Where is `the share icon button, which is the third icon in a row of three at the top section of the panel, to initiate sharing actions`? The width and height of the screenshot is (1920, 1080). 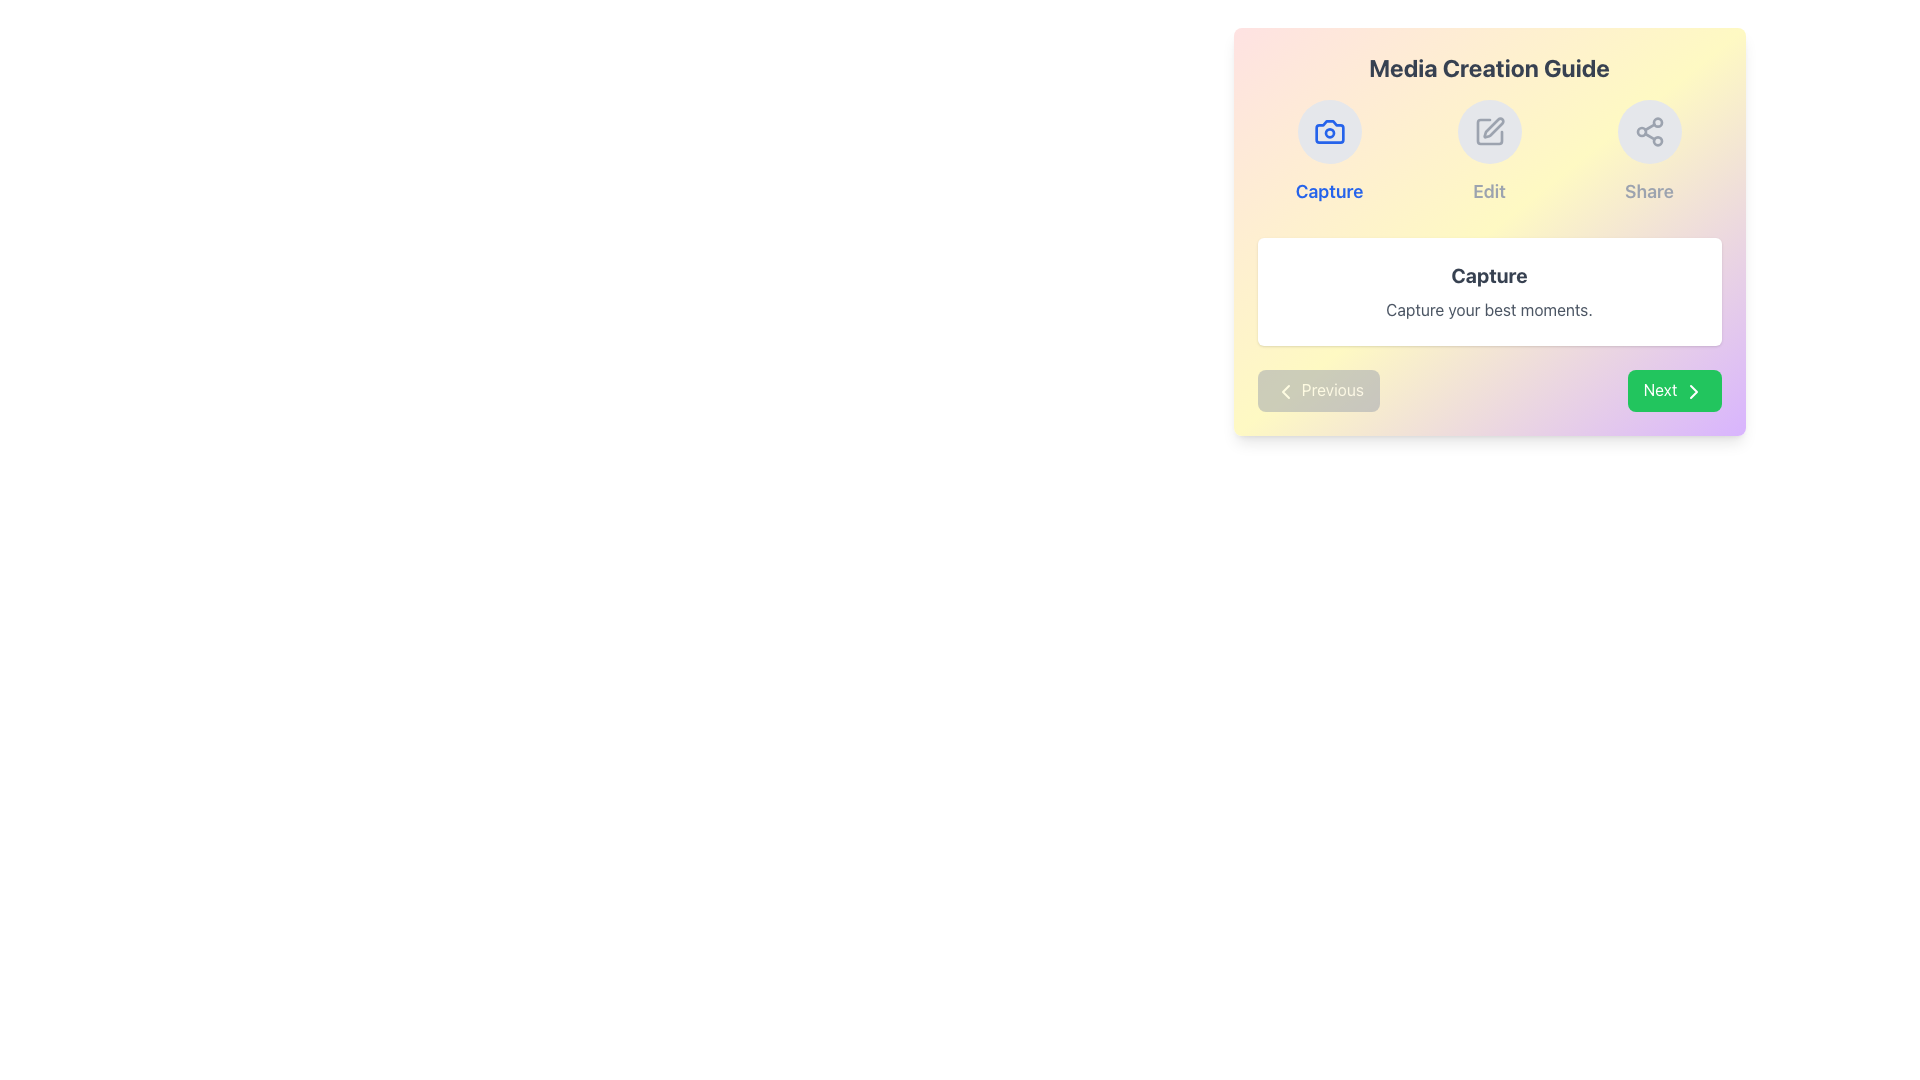
the share icon button, which is the third icon in a row of three at the top section of the panel, to initiate sharing actions is located at coordinates (1649, 131).